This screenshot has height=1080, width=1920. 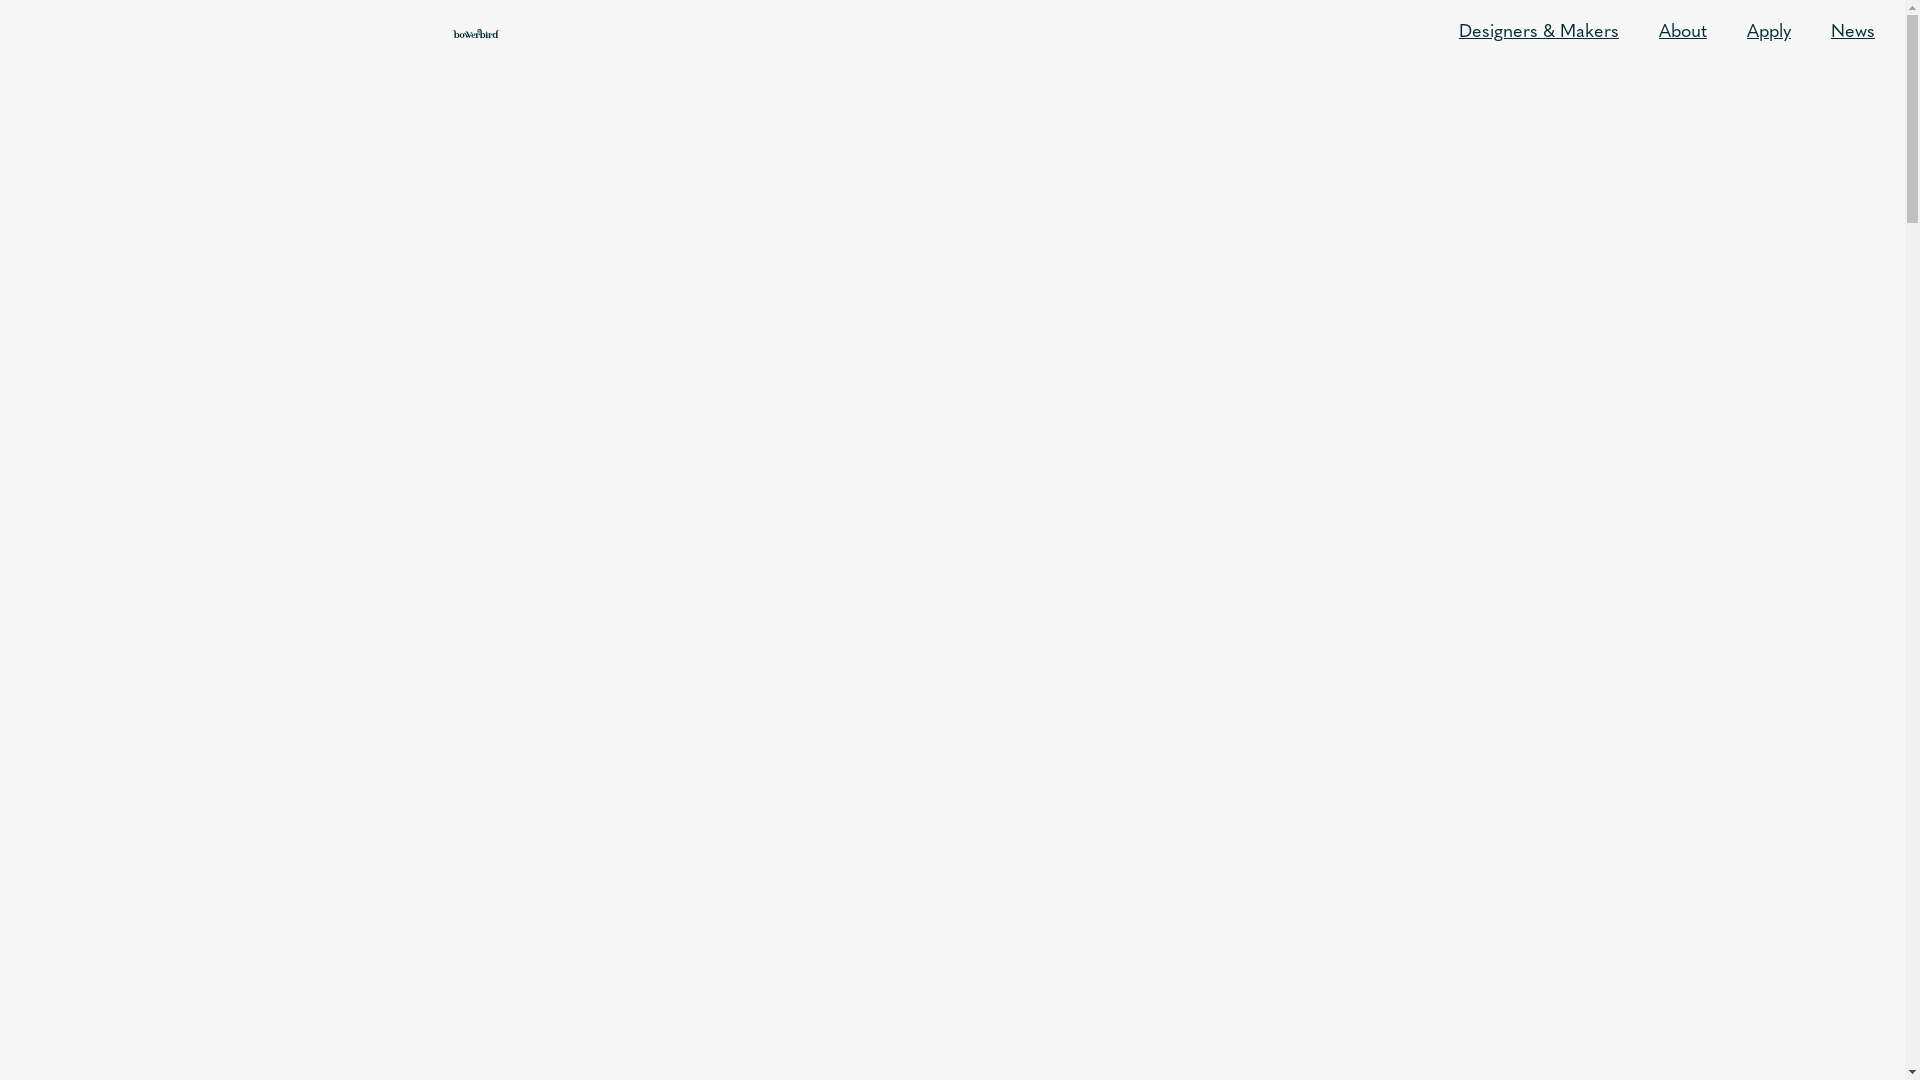 I want to click on 'Designers & Makers', so click(x=1538, y=33).